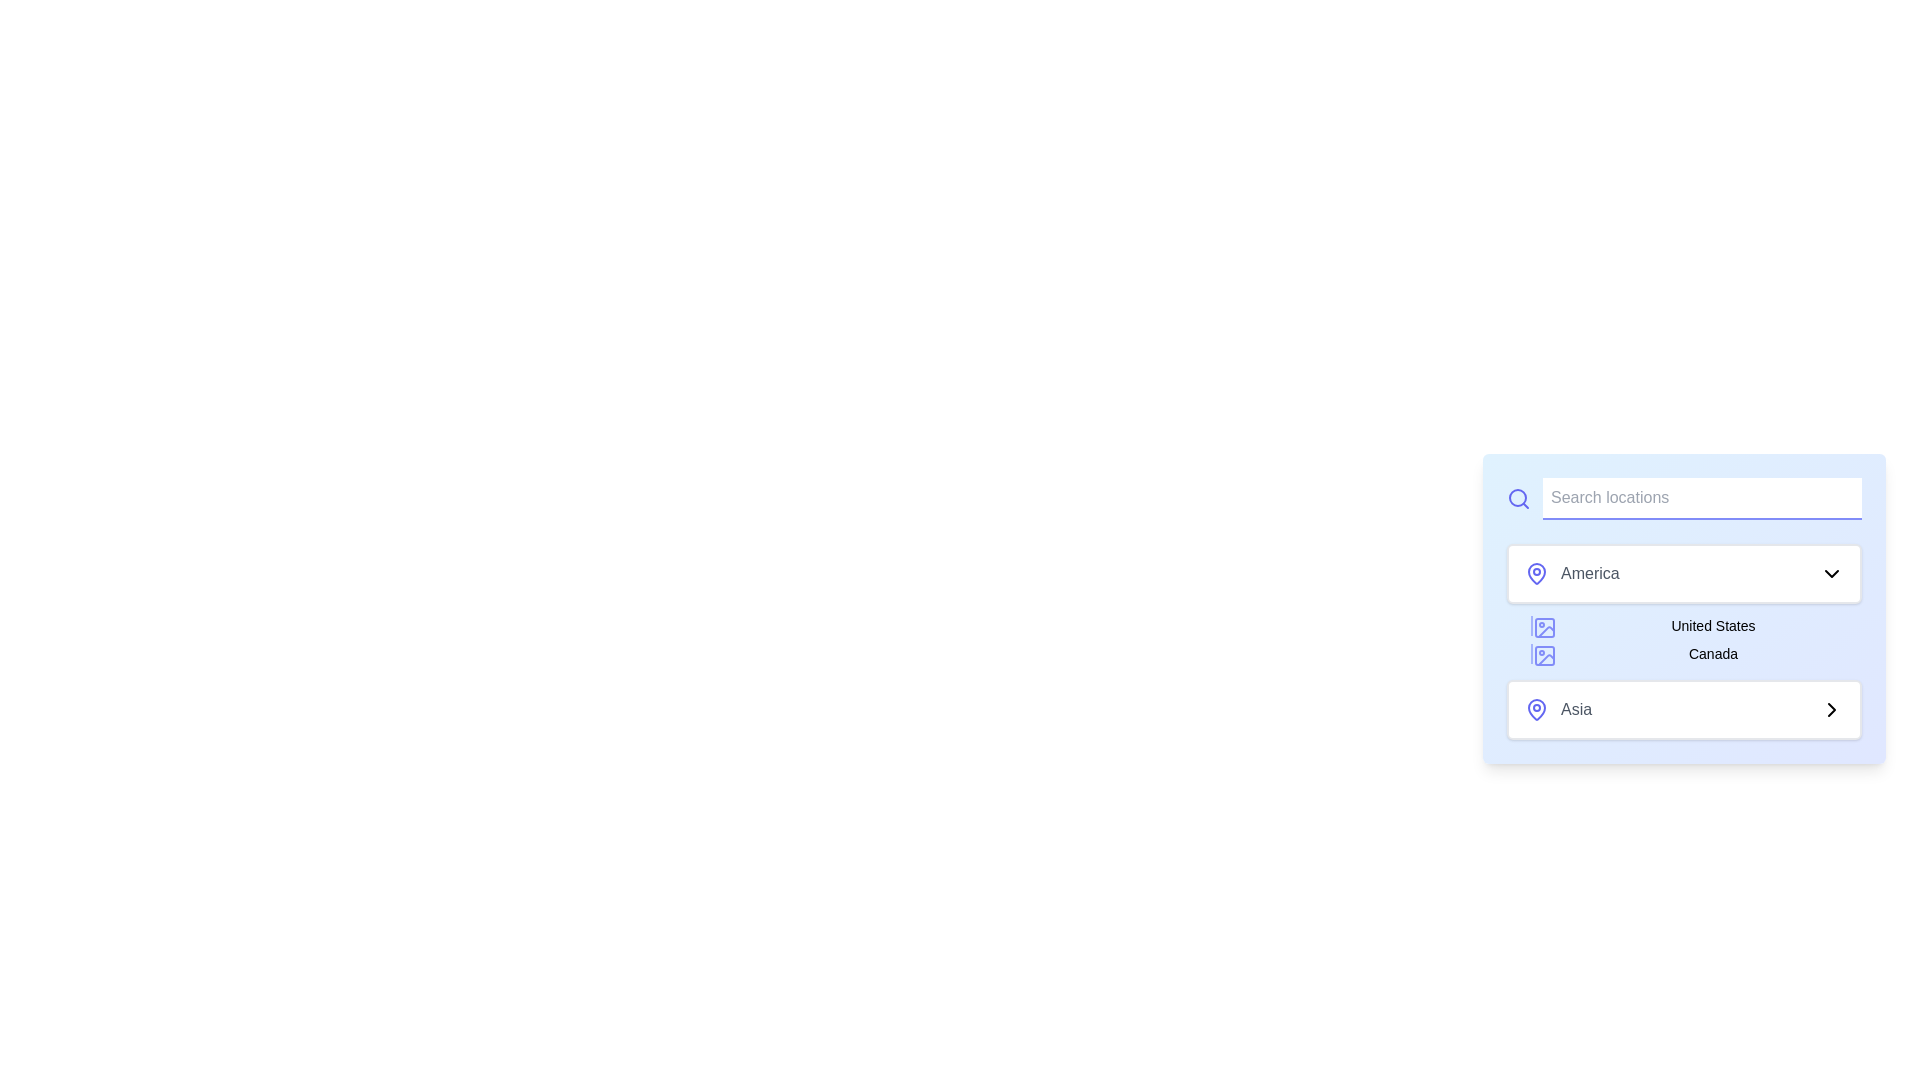 Image resolution: width=1920 pixels, height=1080 pixels. Describe the element at coordinates (1535, 574) in the screenshot. I see `the indigo-colored map pin icon located to the left of the 'America' label in the dropdown menu for additional options` at that location.